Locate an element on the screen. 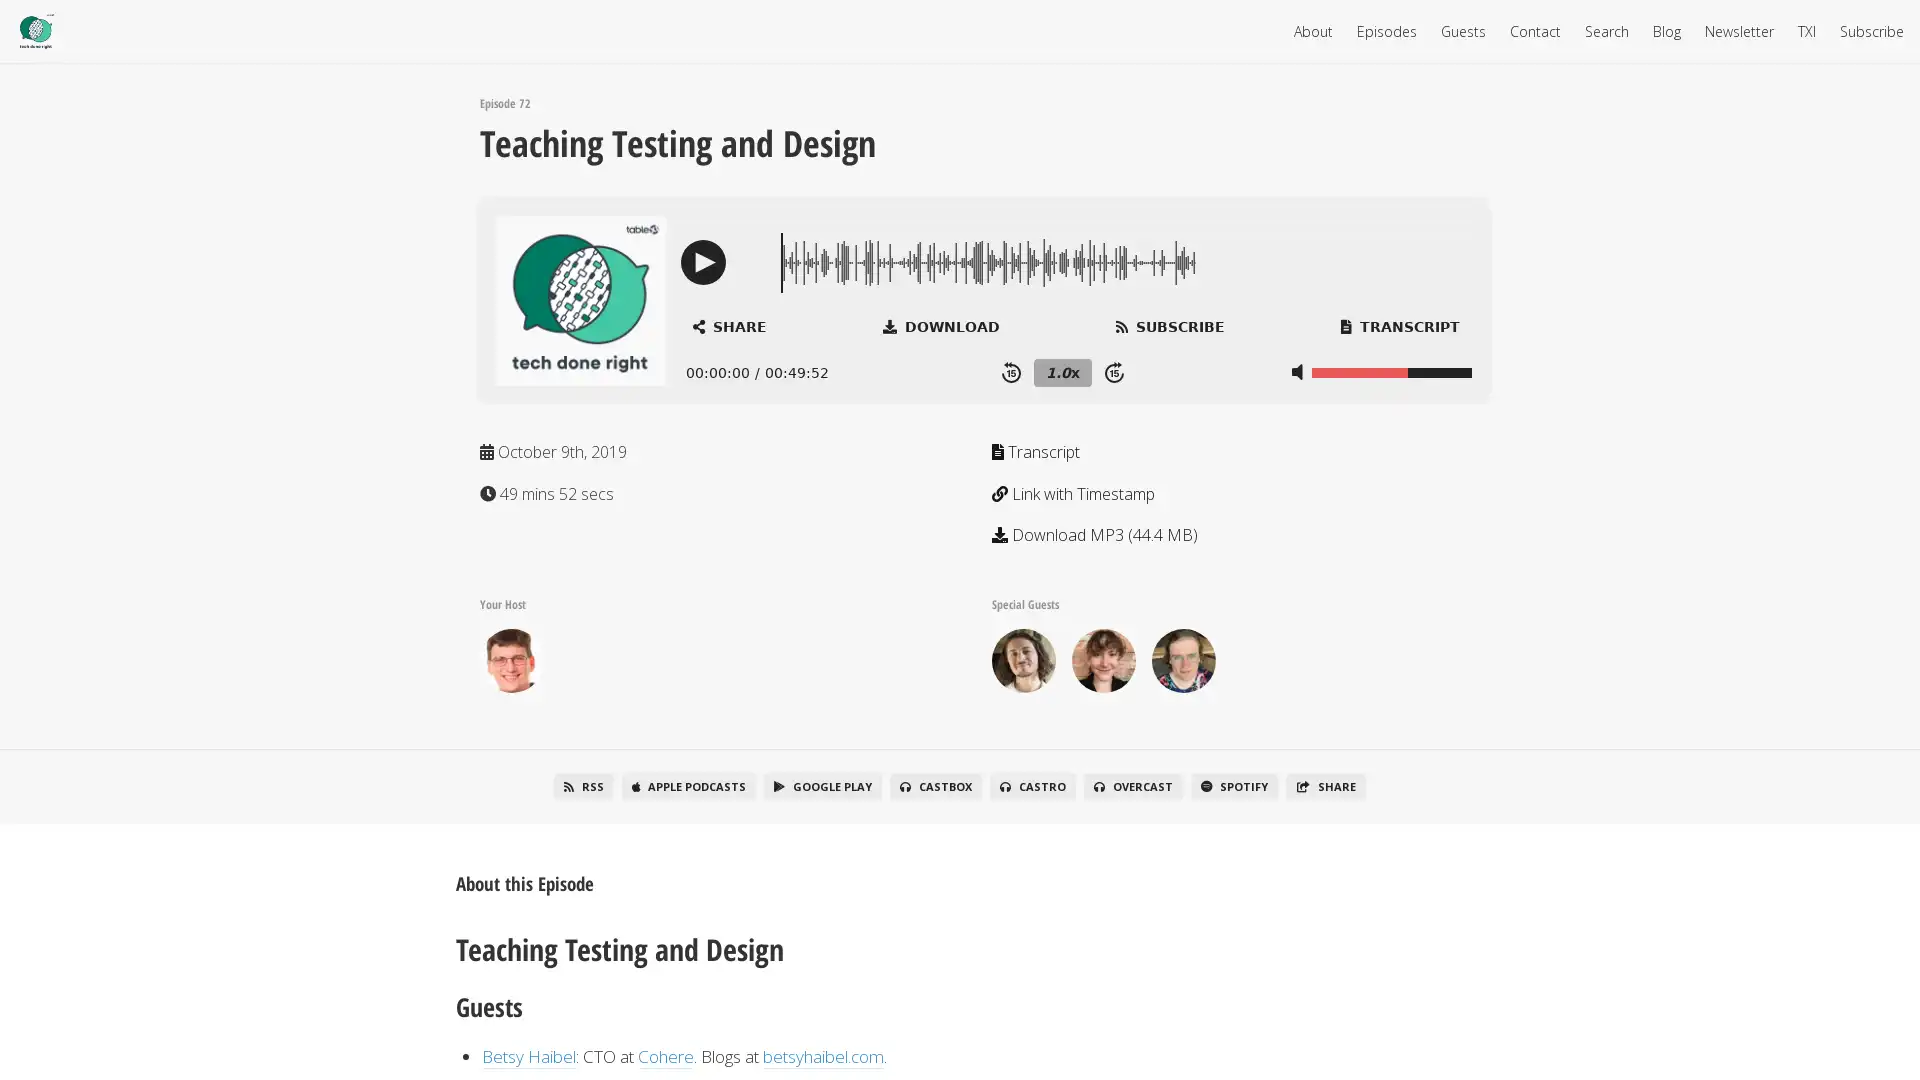 This screenshot has width=1920, height=1080. Open Share and Subscribe Dialog is located at coordinates (728, 326).